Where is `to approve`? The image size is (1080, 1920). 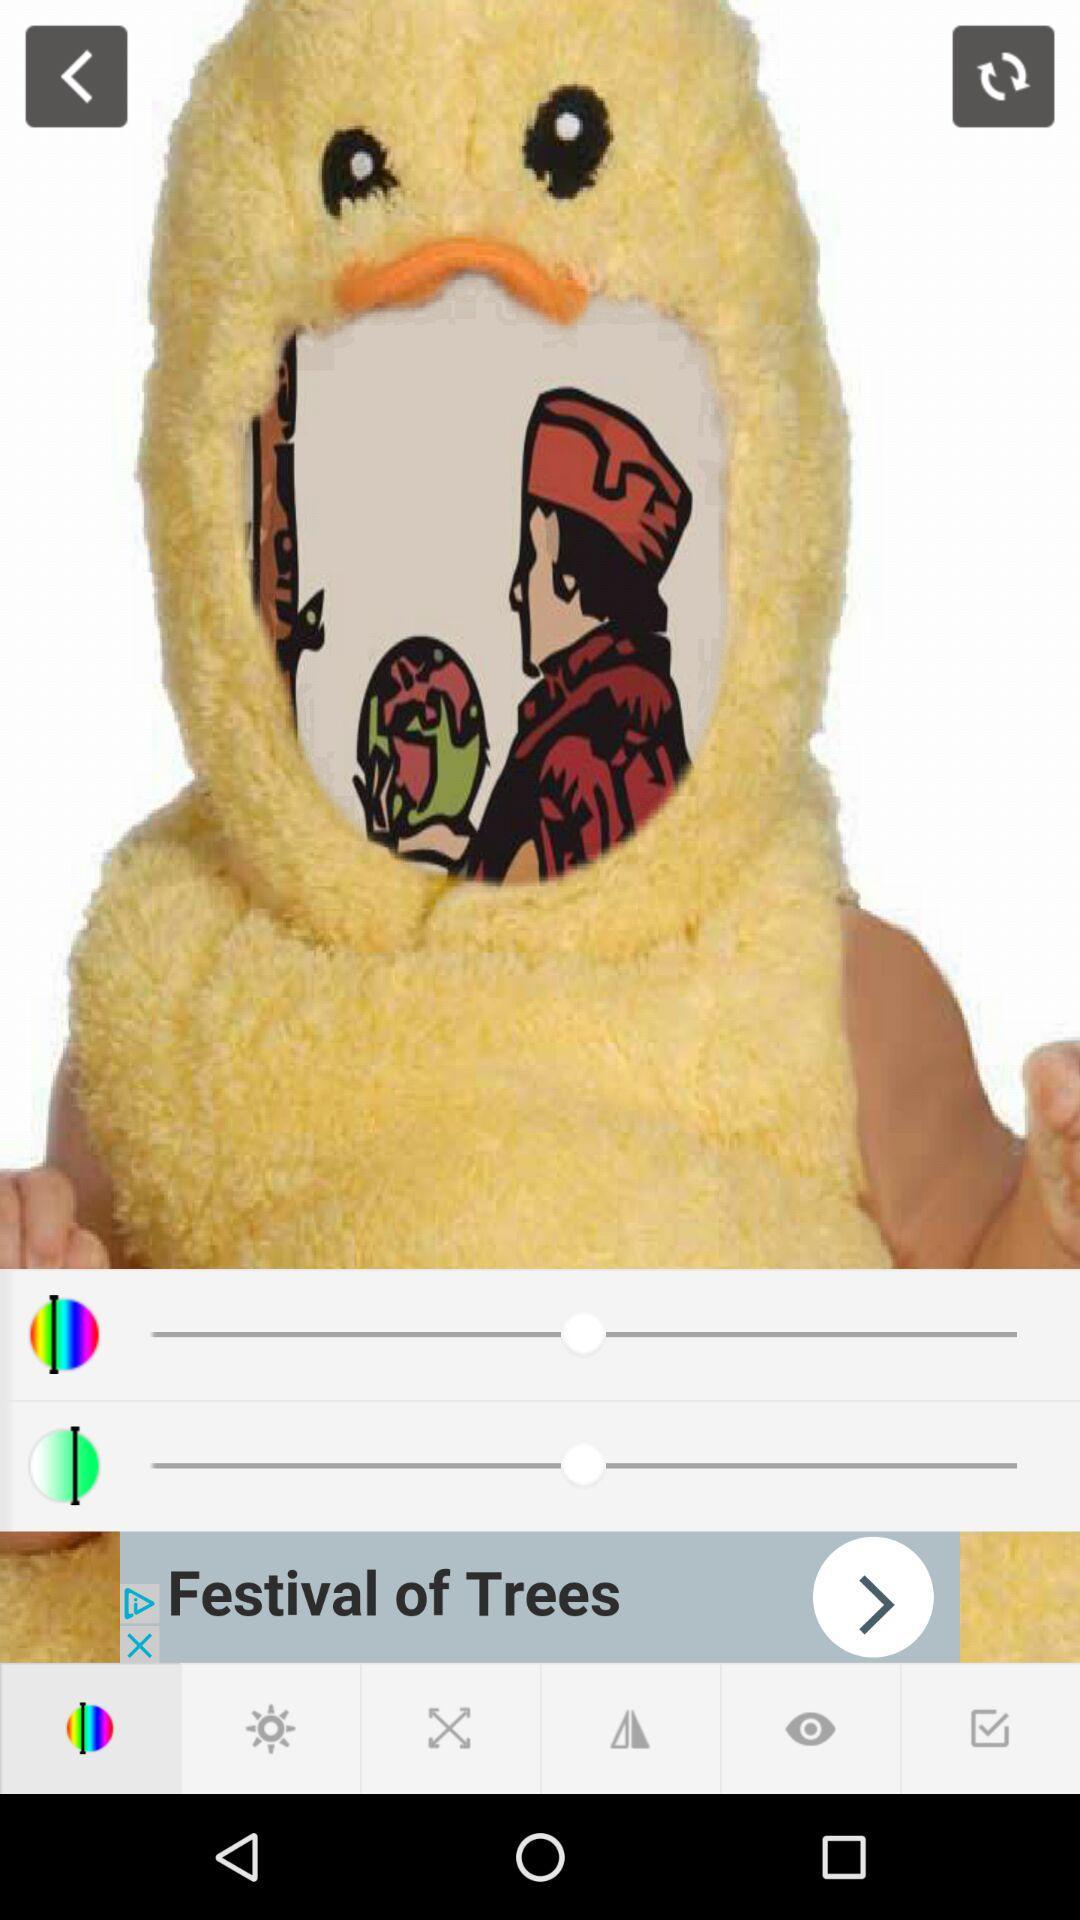
to approve is located at coordinates (990, 1727).